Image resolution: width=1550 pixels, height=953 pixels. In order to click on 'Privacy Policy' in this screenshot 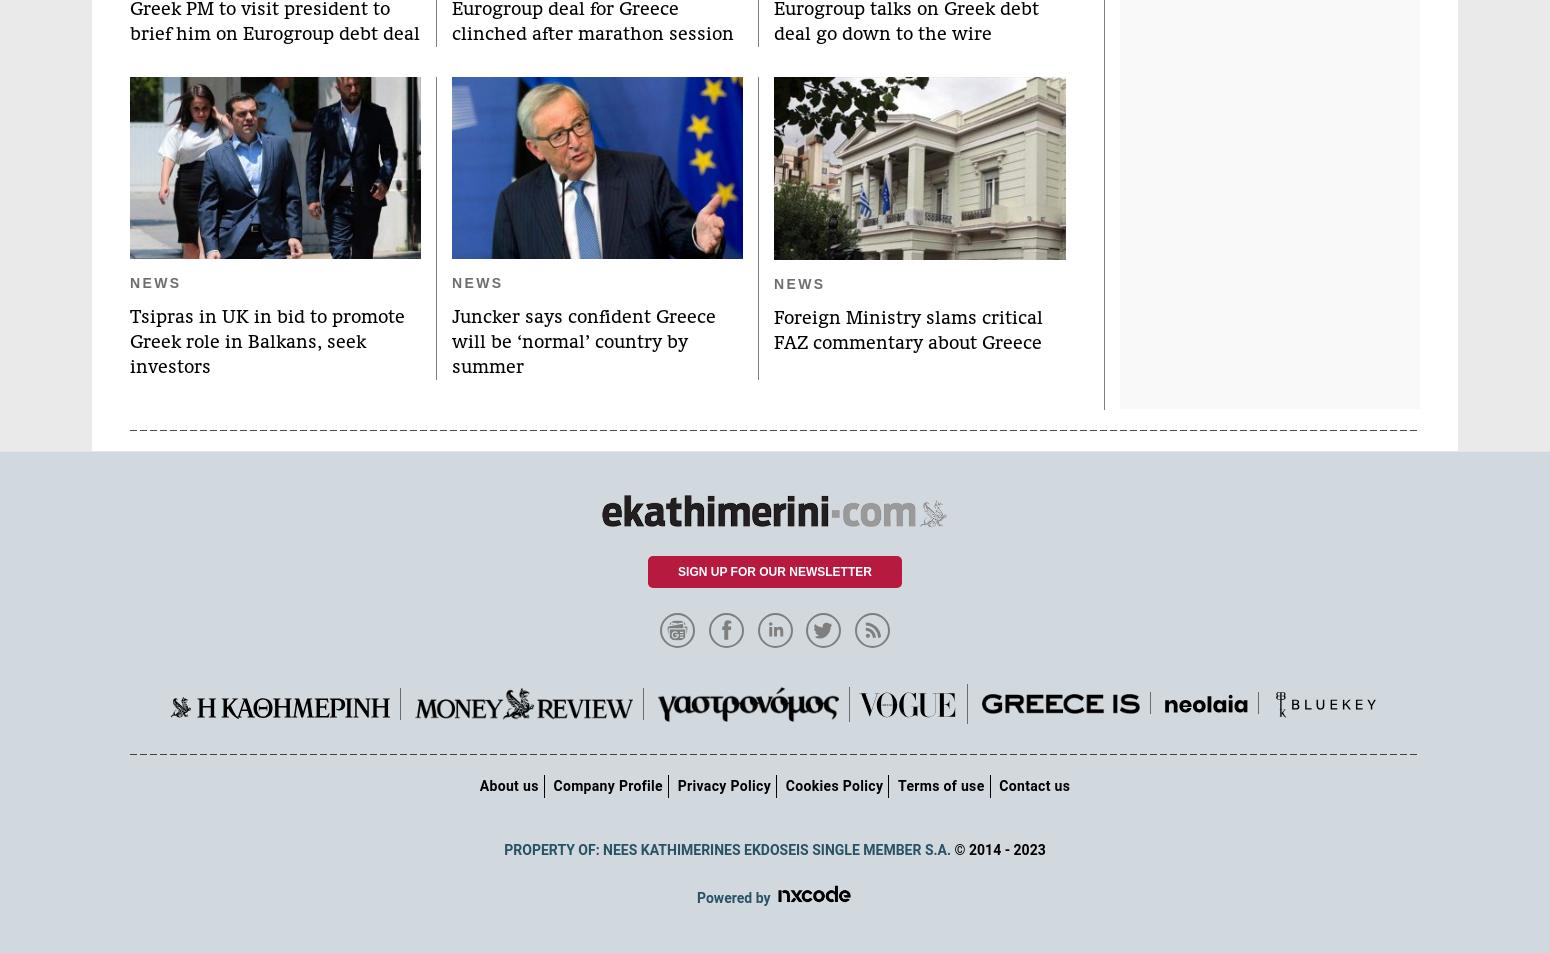, I will do `click(676, 786)`.